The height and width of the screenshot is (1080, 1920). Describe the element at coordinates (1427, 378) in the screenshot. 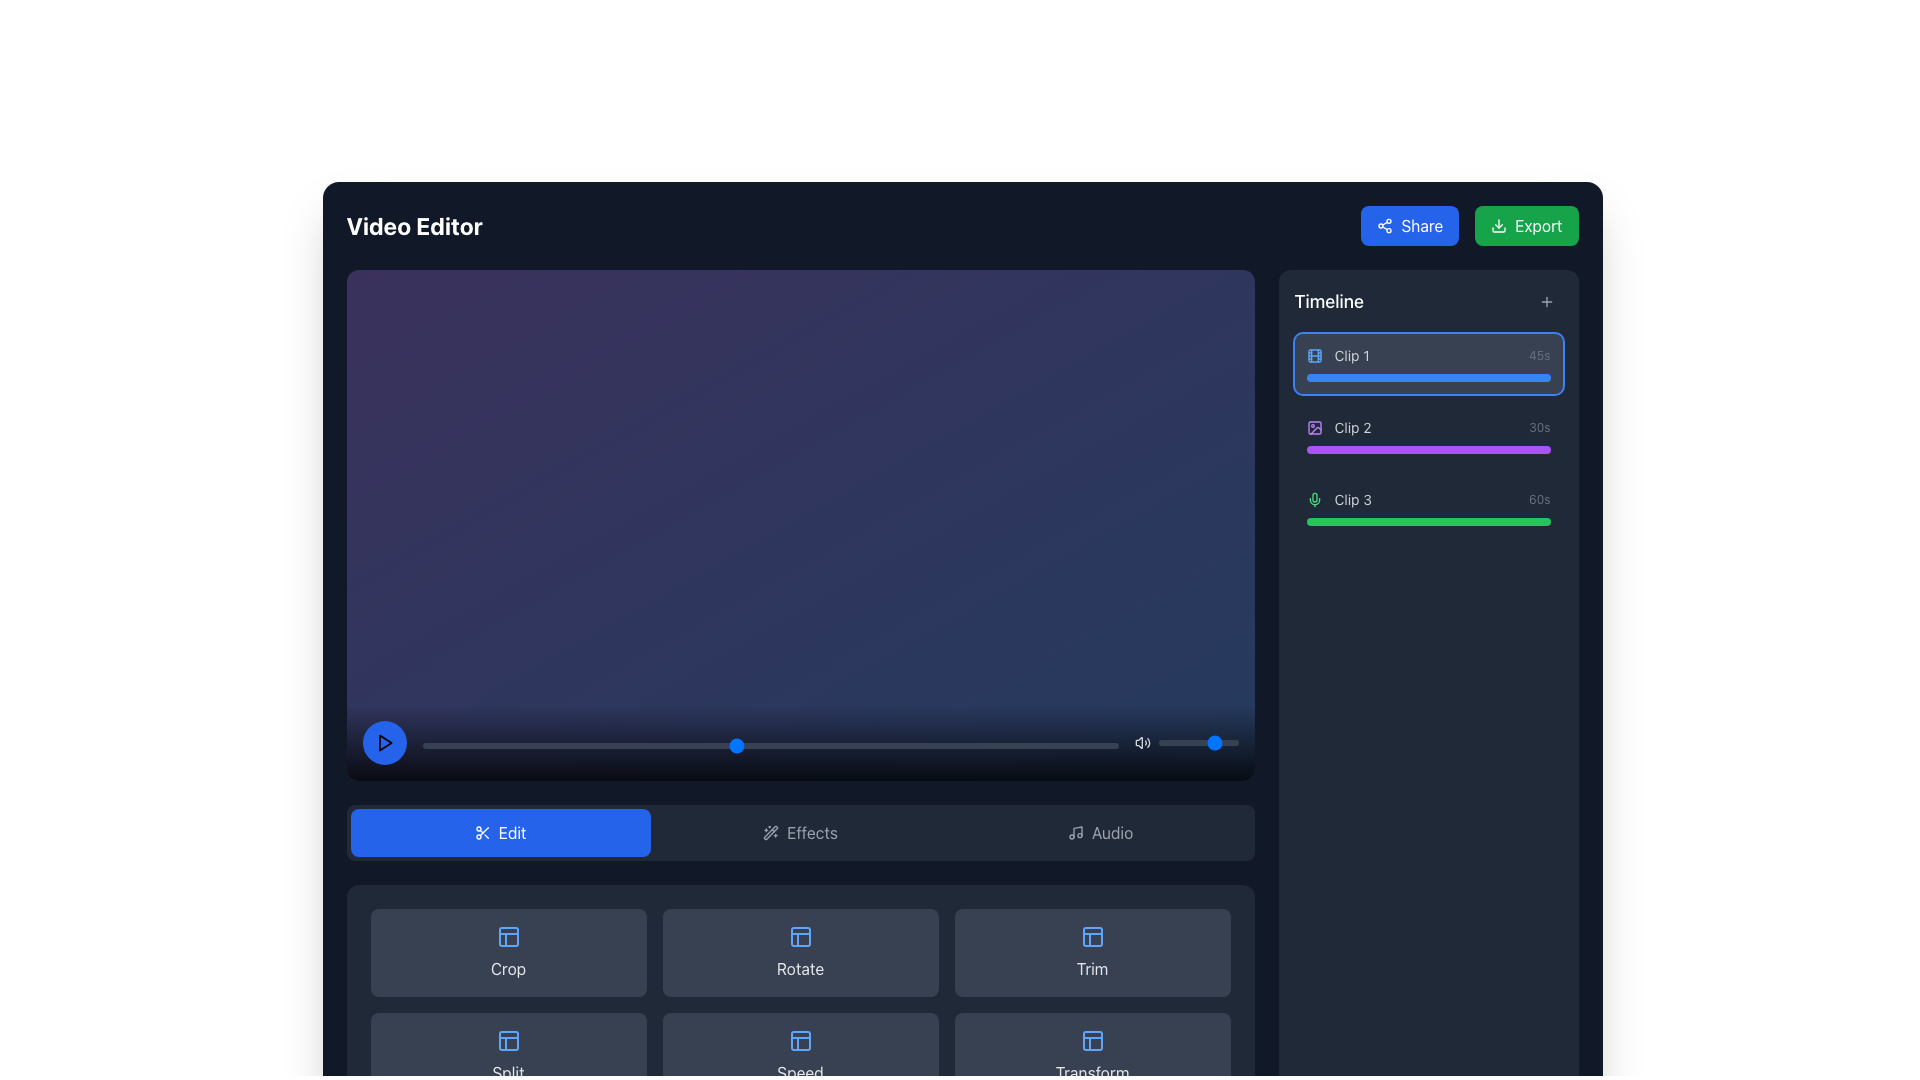

I see `the blue progress bar located in the timeline section, specifically under 'Clip 1' and '45s'` at that location.